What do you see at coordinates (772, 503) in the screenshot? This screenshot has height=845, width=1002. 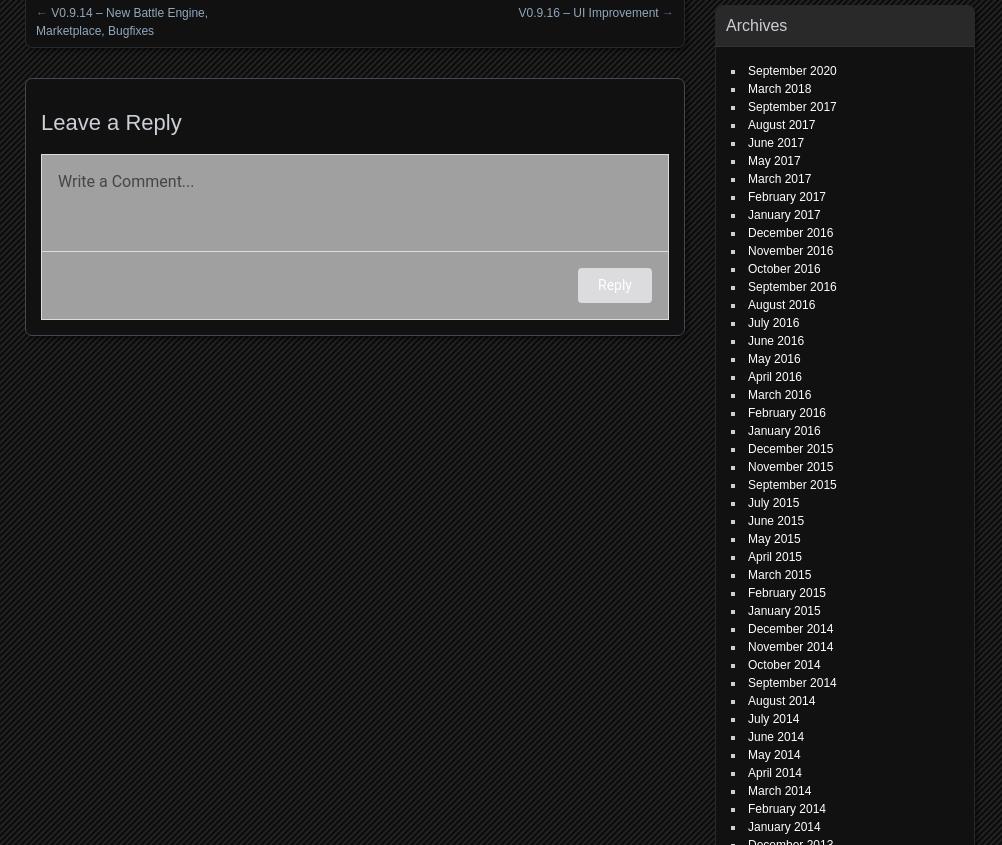 I see `'July 2015'` at bounding box center [772, 503].